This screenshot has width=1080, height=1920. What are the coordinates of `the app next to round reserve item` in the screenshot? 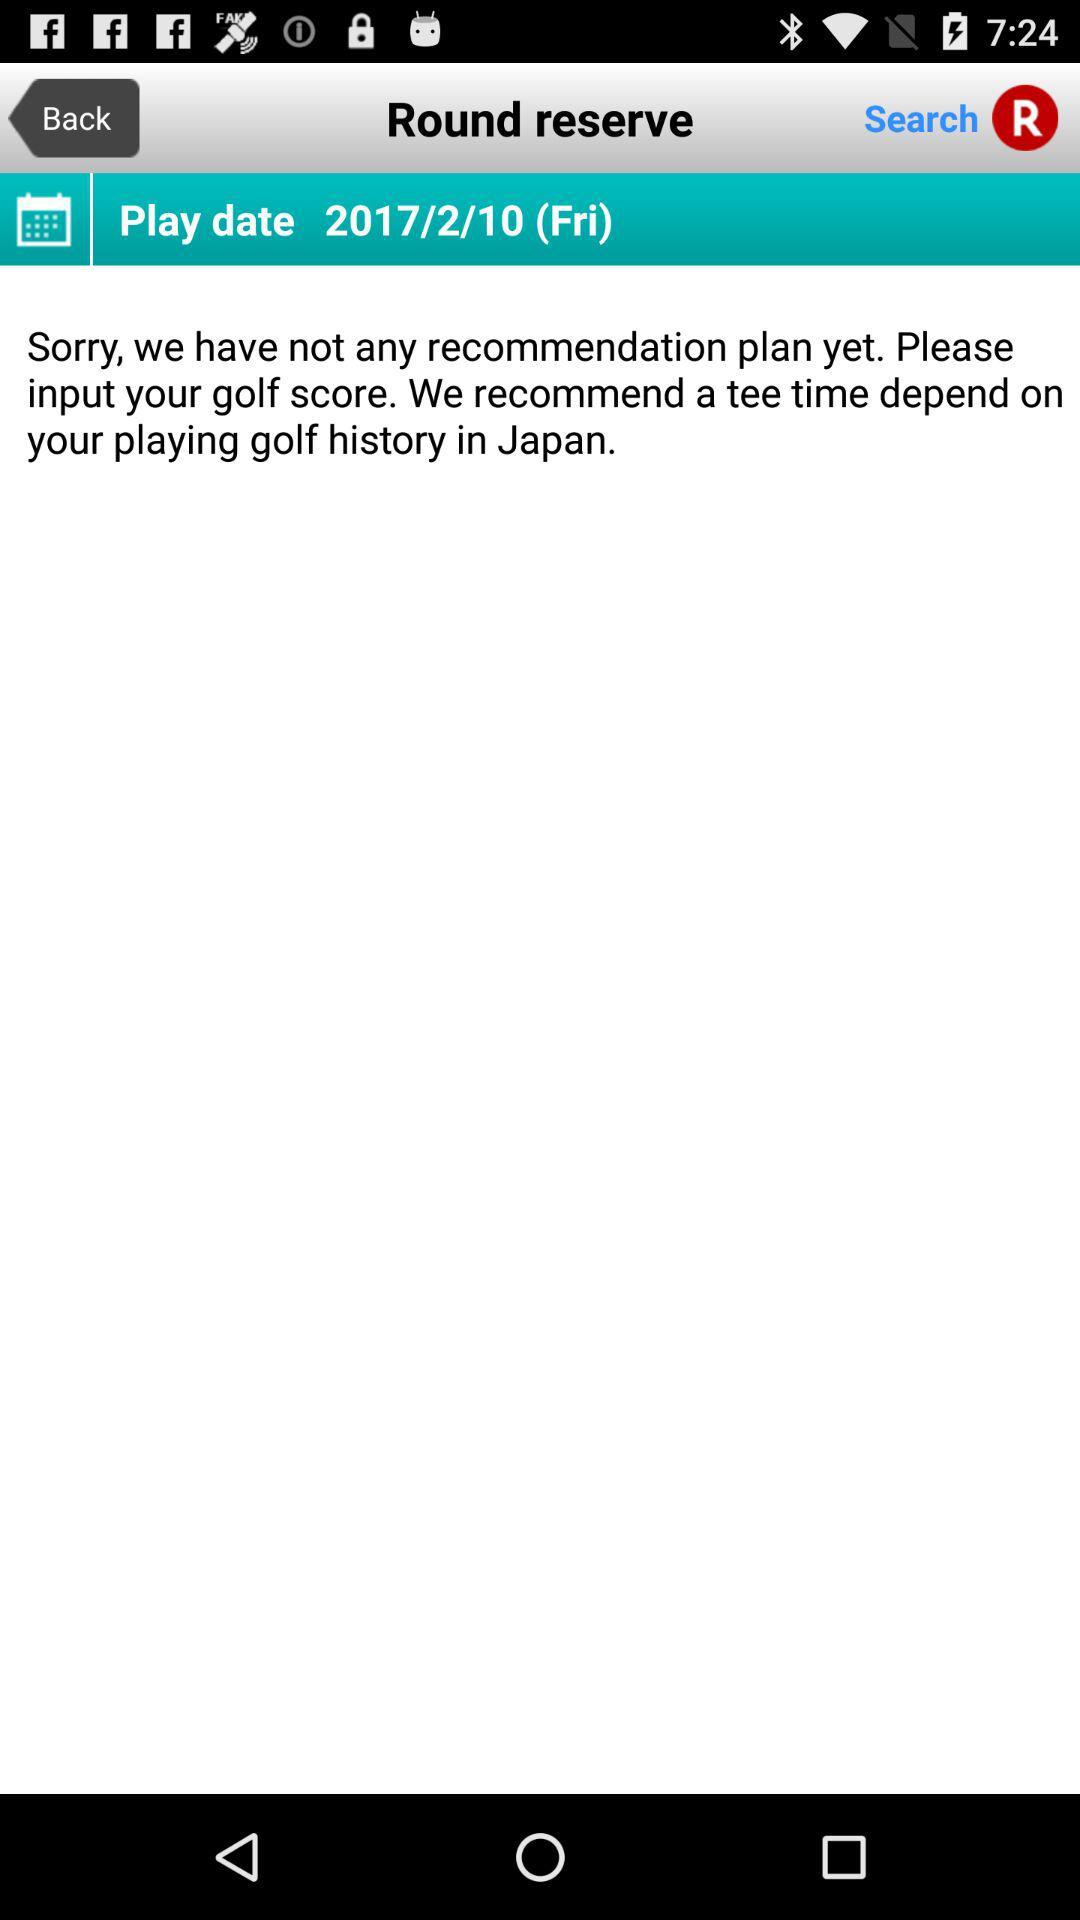 It's located at (72, 117).